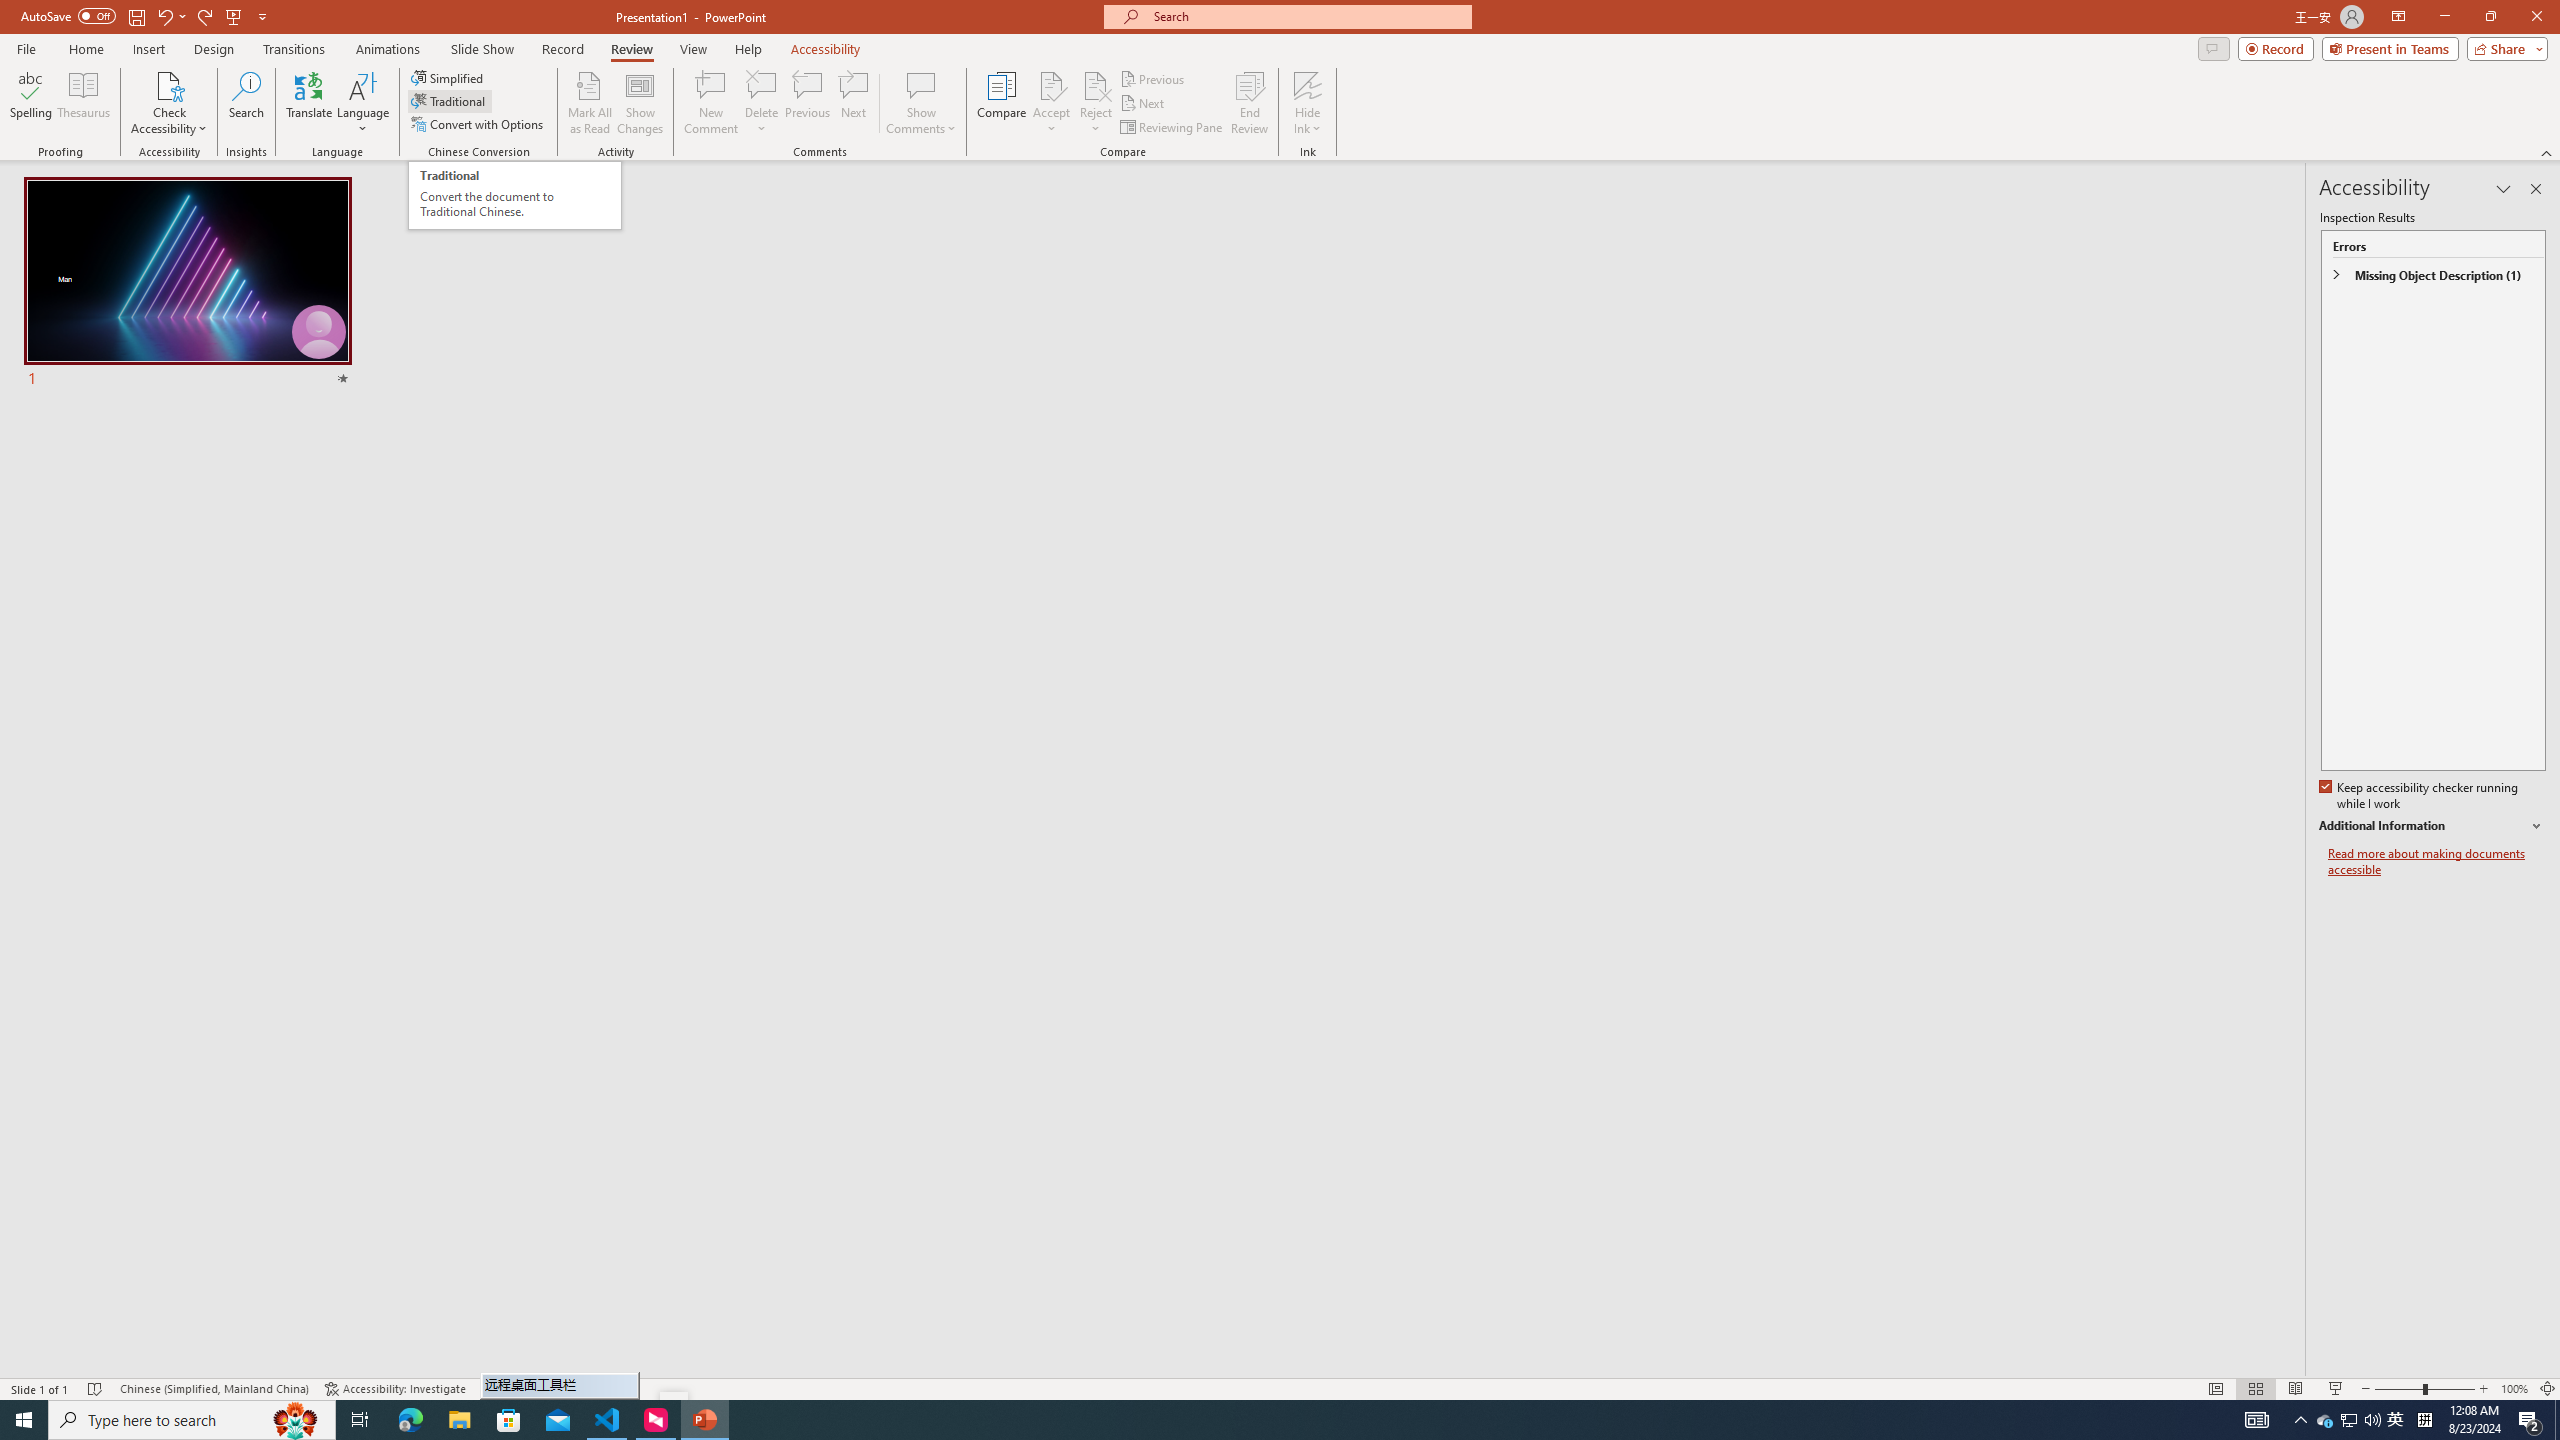 Image resolution: width=2560 pixels, height=1440 pixels. What do you see at coordinates (1142, 103) in the screenshot?
I see `'Next'` at bounding box center [1142, 103].